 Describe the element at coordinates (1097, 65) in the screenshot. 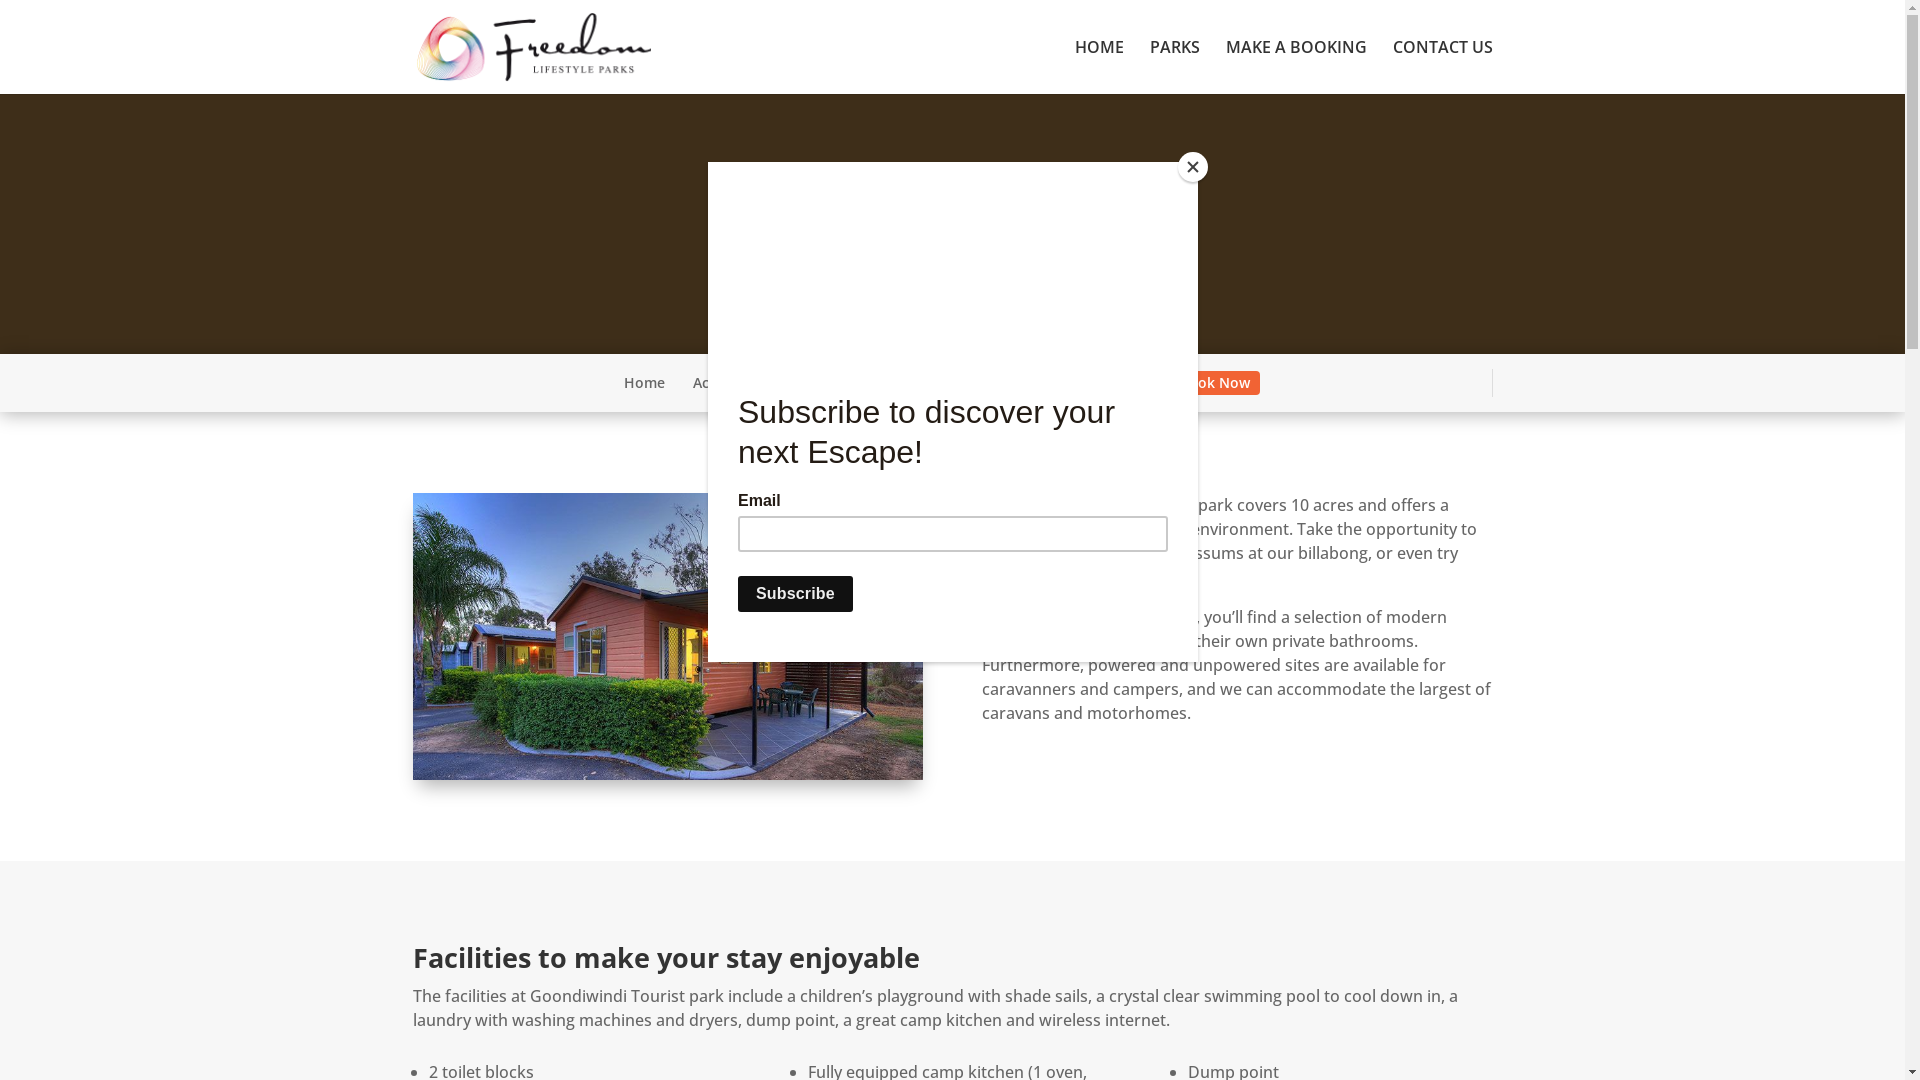

I see `'HOME'` at that location.